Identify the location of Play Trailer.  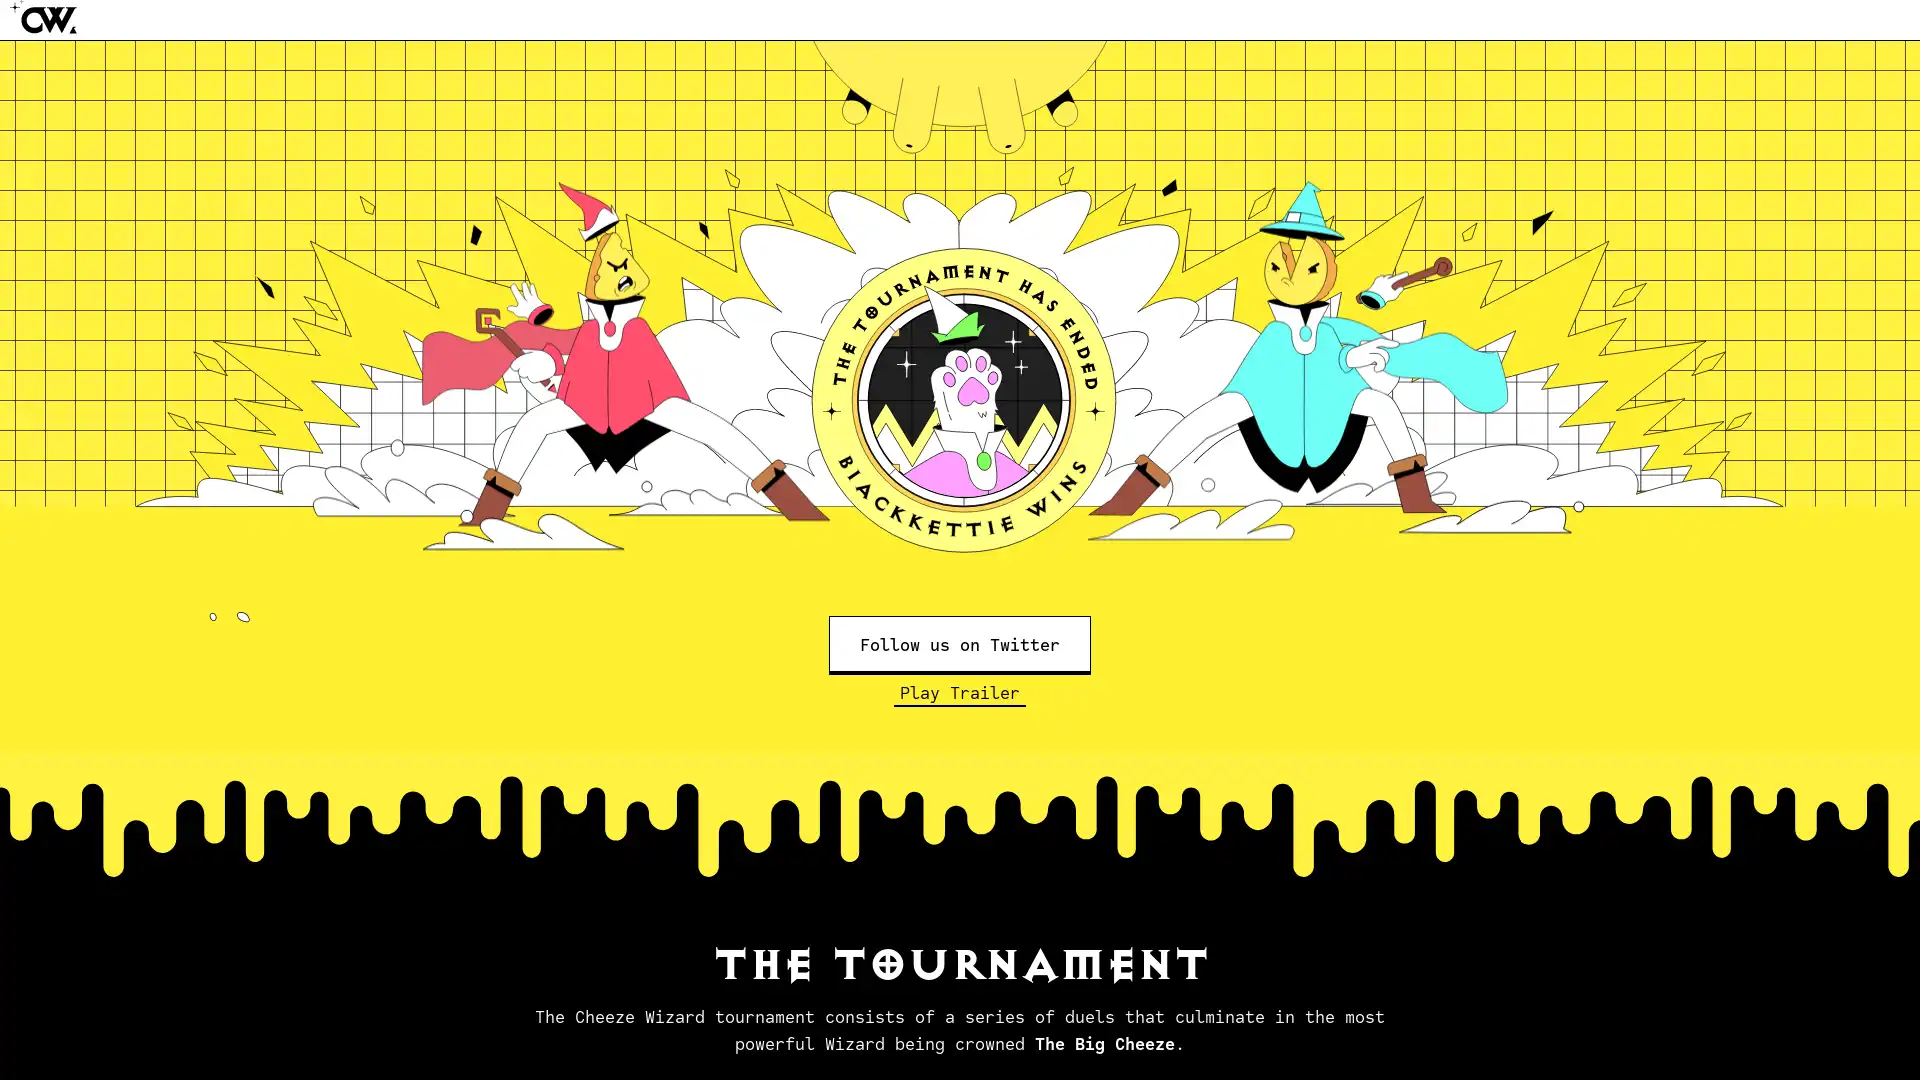
(960, 693).